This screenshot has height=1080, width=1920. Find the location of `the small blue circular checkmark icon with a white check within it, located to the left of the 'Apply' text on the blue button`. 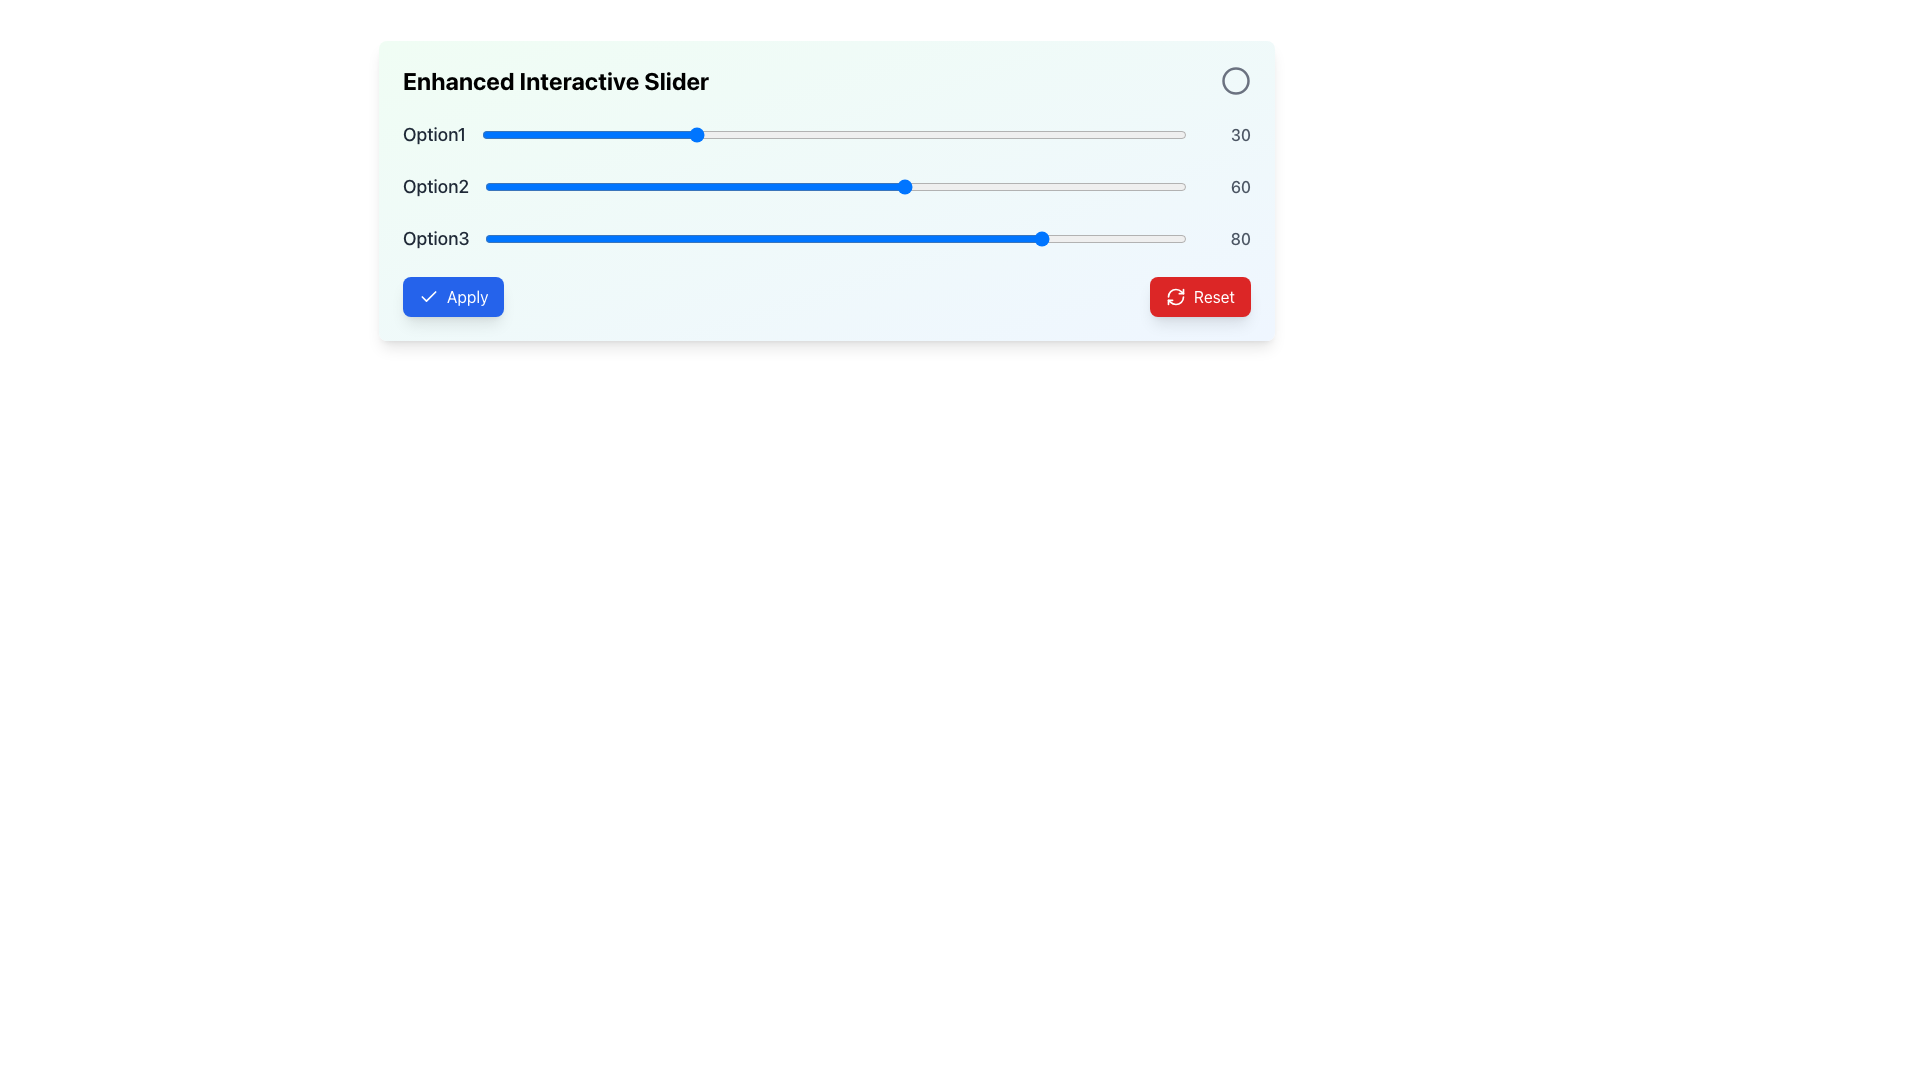

the small blue circular checkmark icon with a white check within it, located to the left of the 'Apply' text on the blue button is located at coordinates (427, 297).